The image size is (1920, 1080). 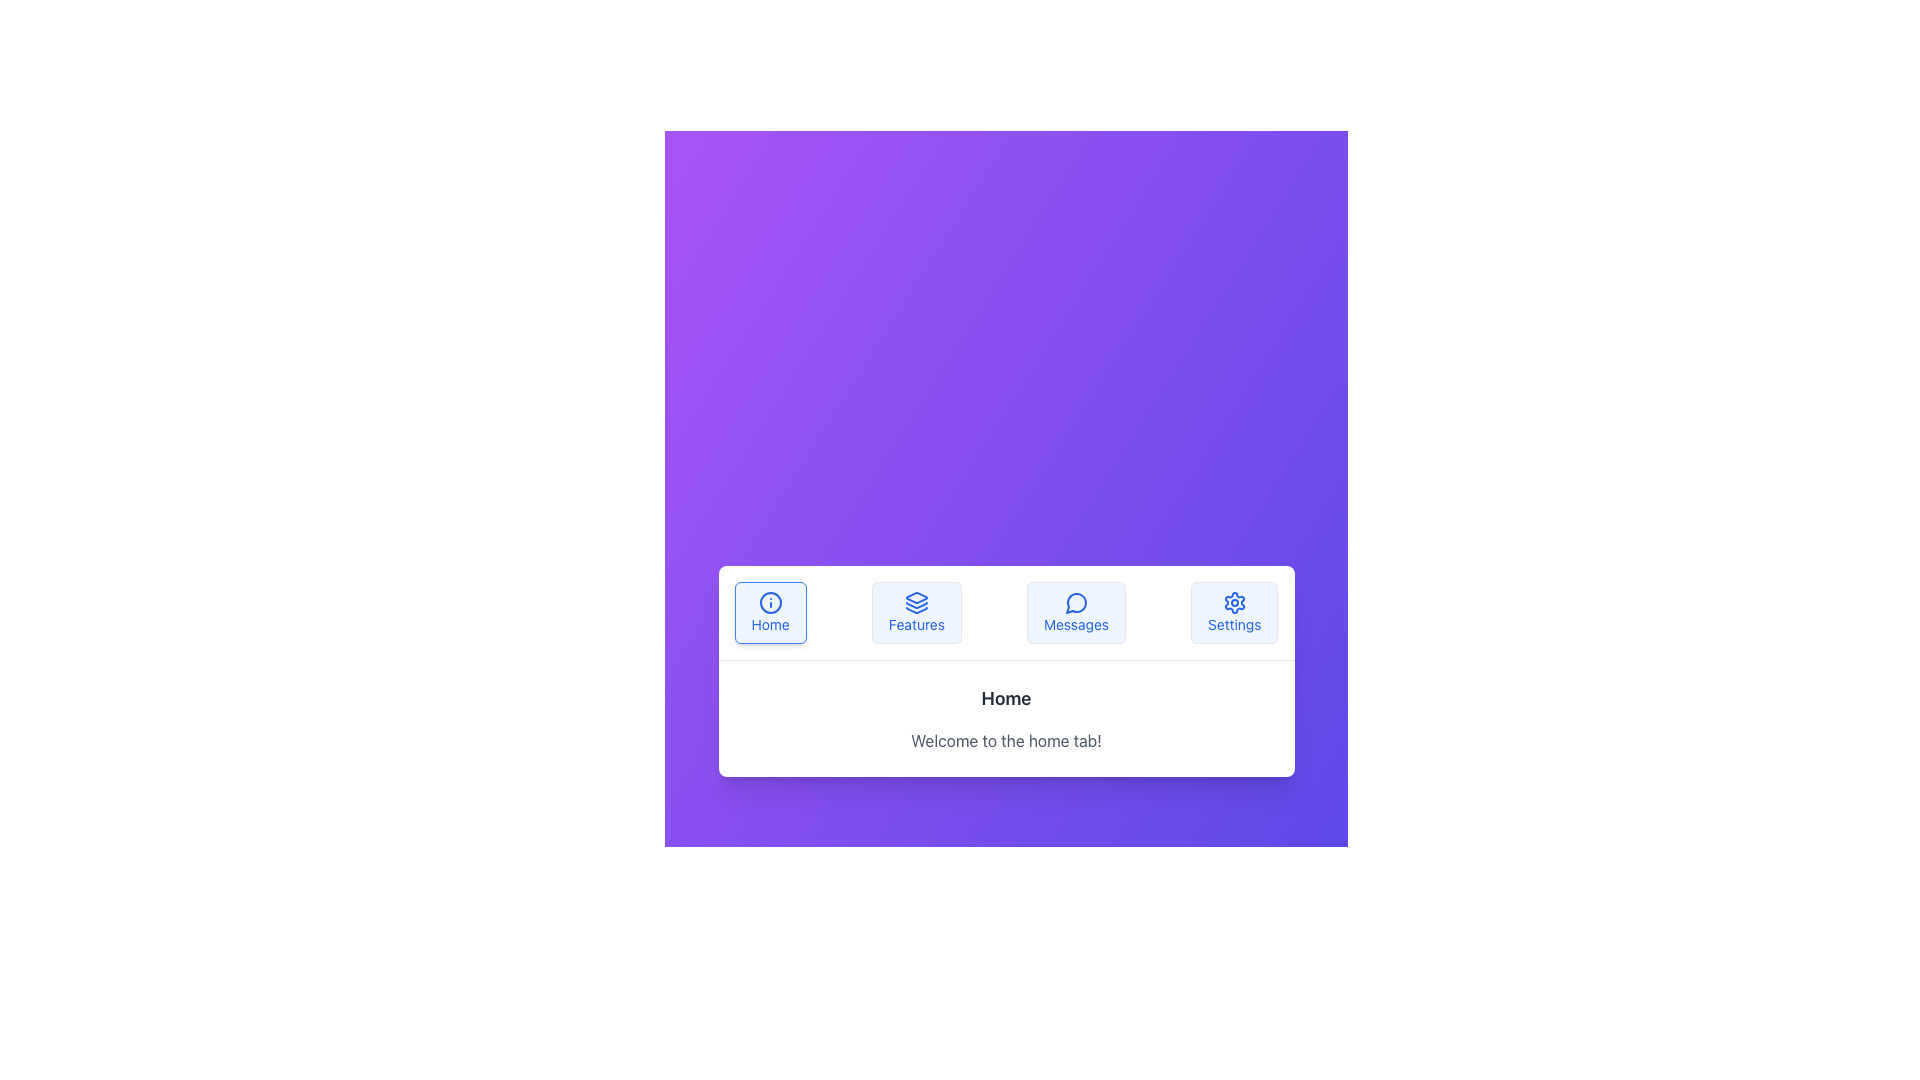 What do you see at coordinates (915, 608) in the screenshot?
I see `the icon representing the Features tab in the bottom navigation bar` at bounding box center [915, 608].